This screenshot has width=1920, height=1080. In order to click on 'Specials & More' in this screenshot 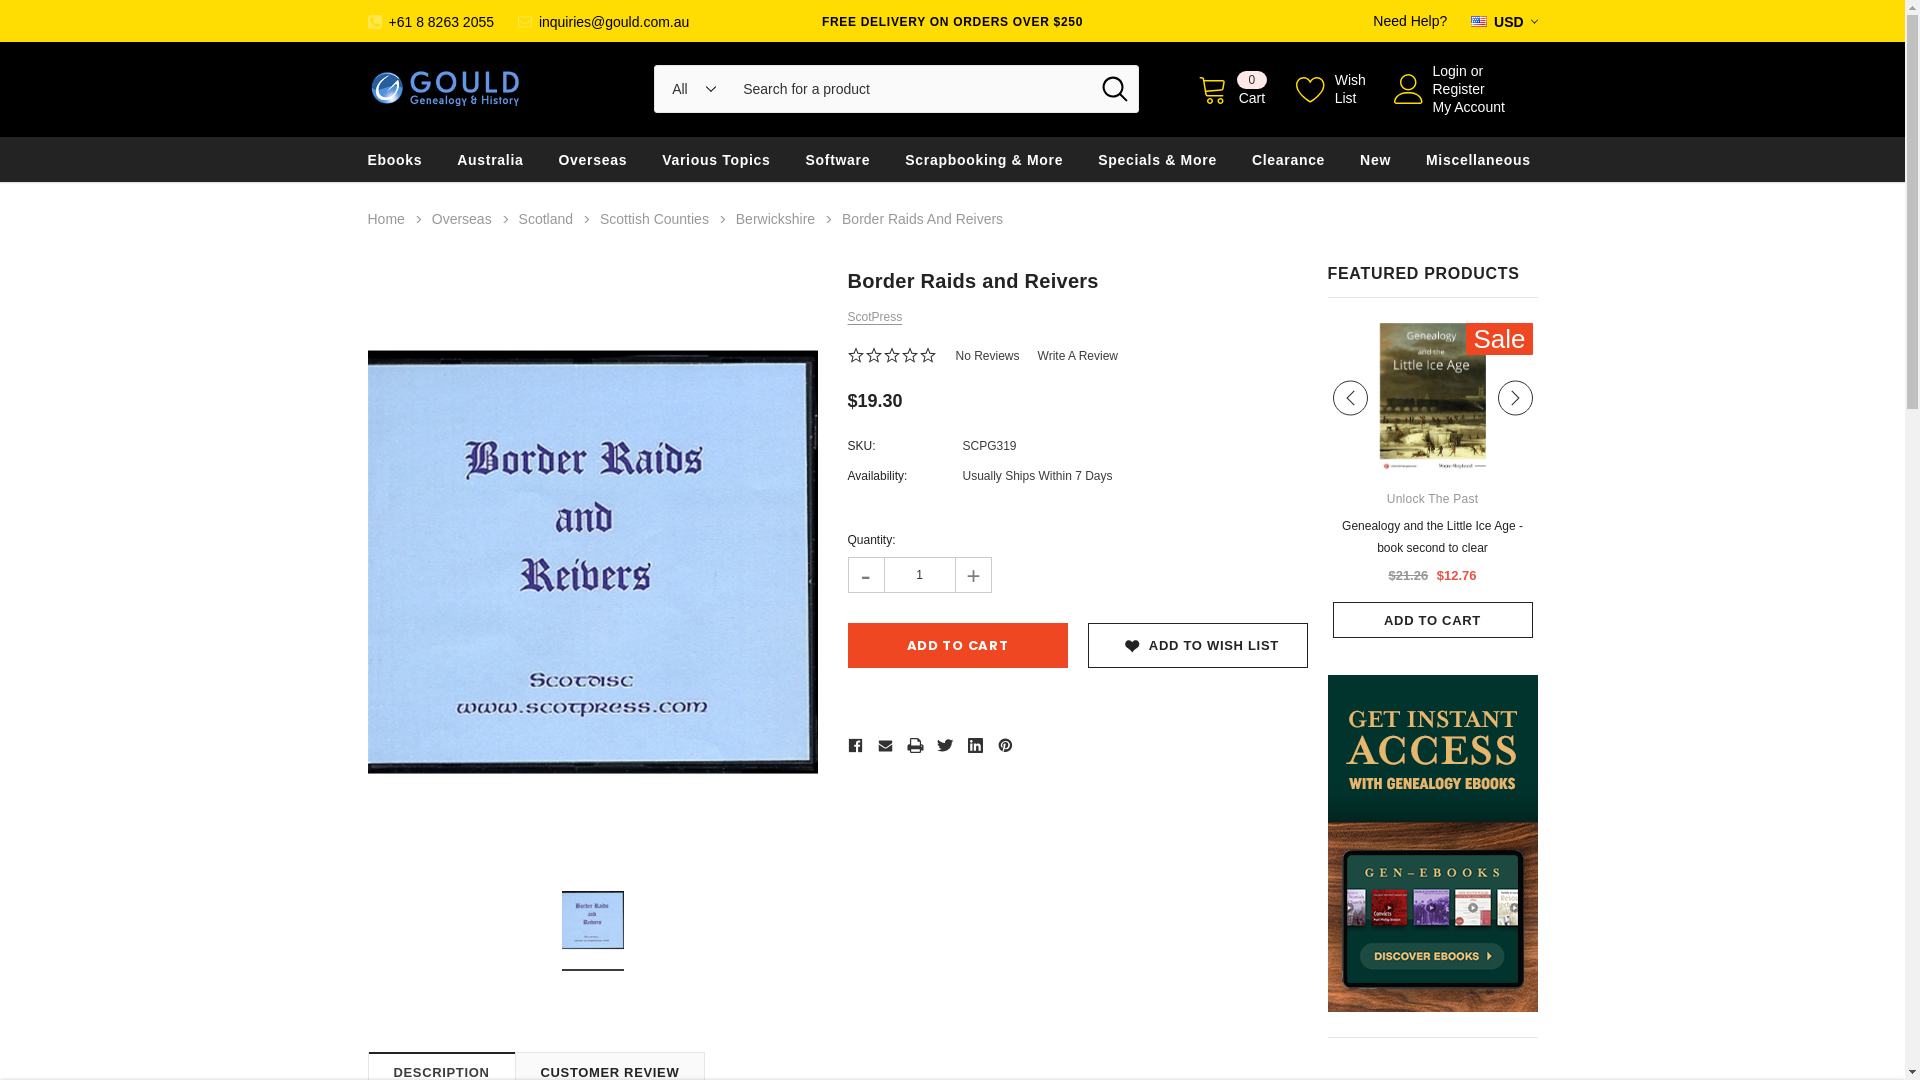, I will do `click(1157, 158)`.